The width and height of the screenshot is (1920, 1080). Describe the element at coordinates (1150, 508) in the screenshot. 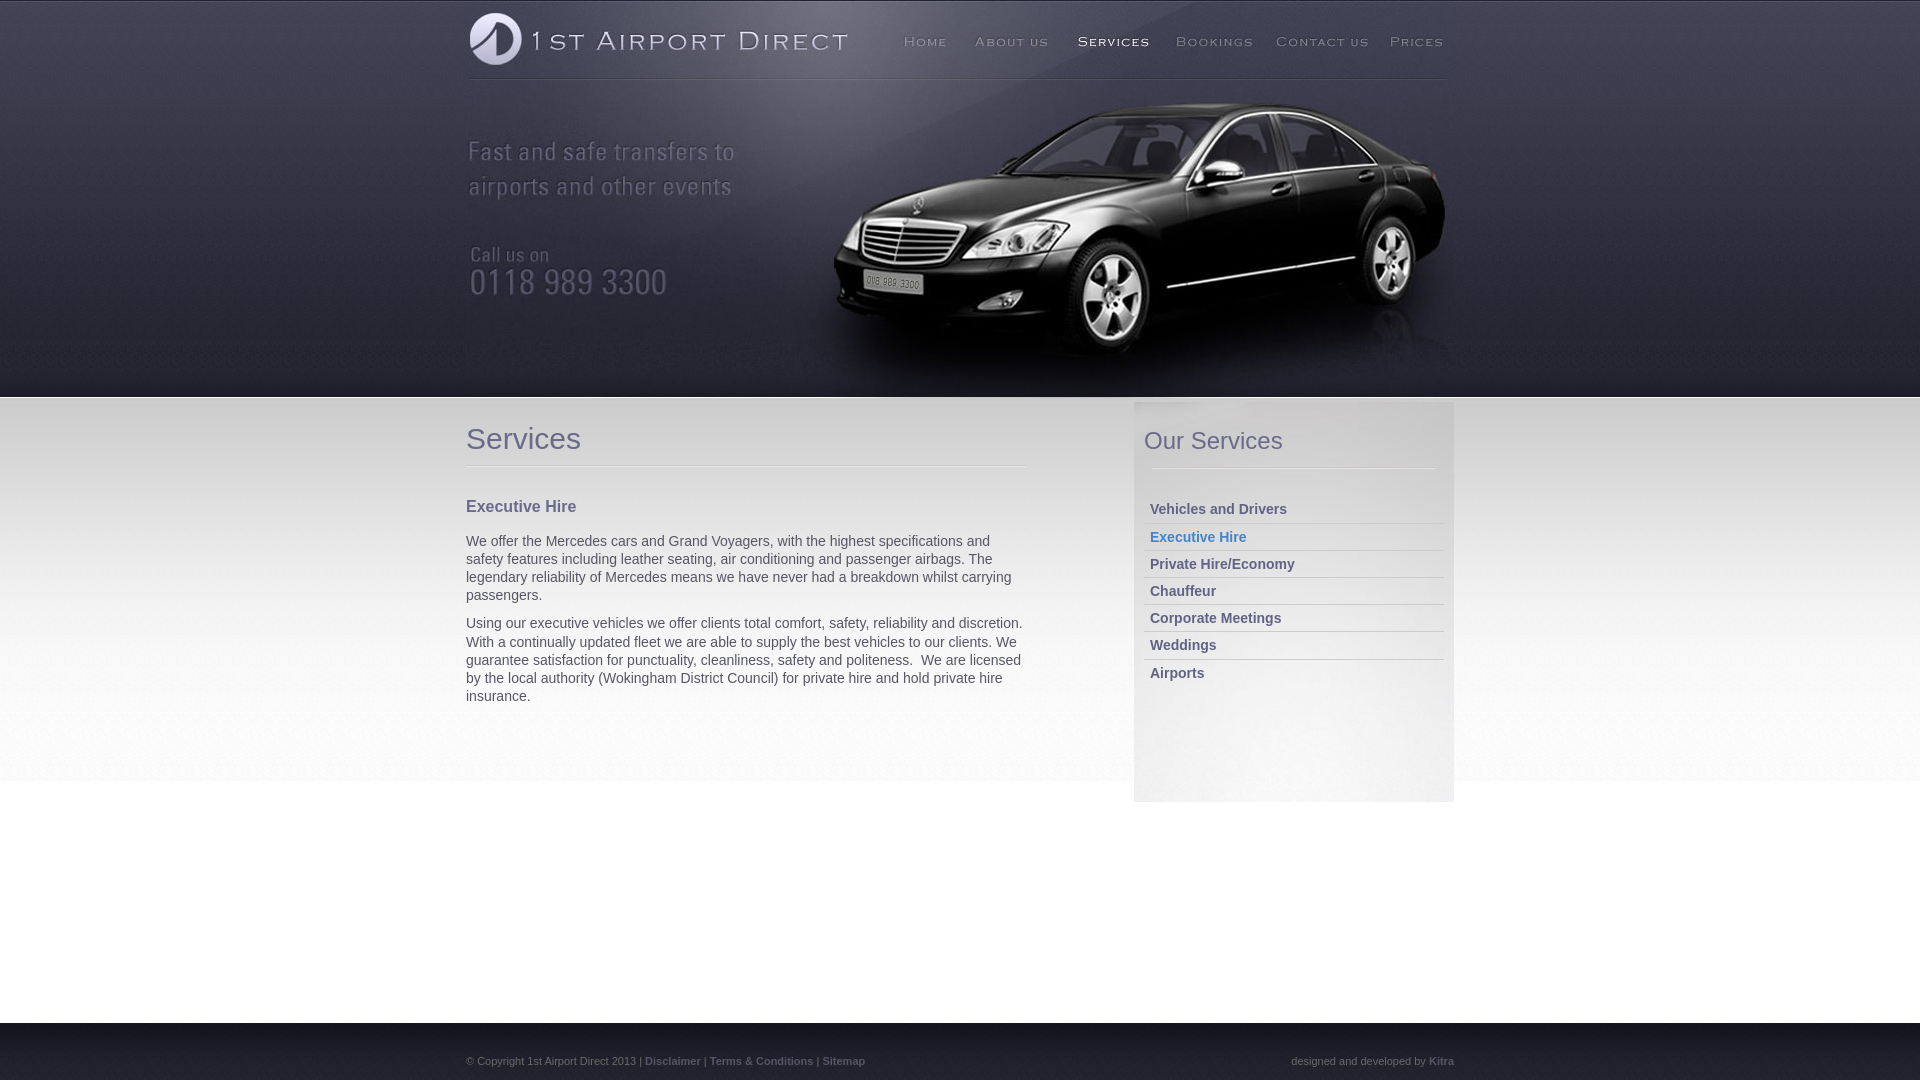

I see `'Vehicles and Drivers'` at that location.